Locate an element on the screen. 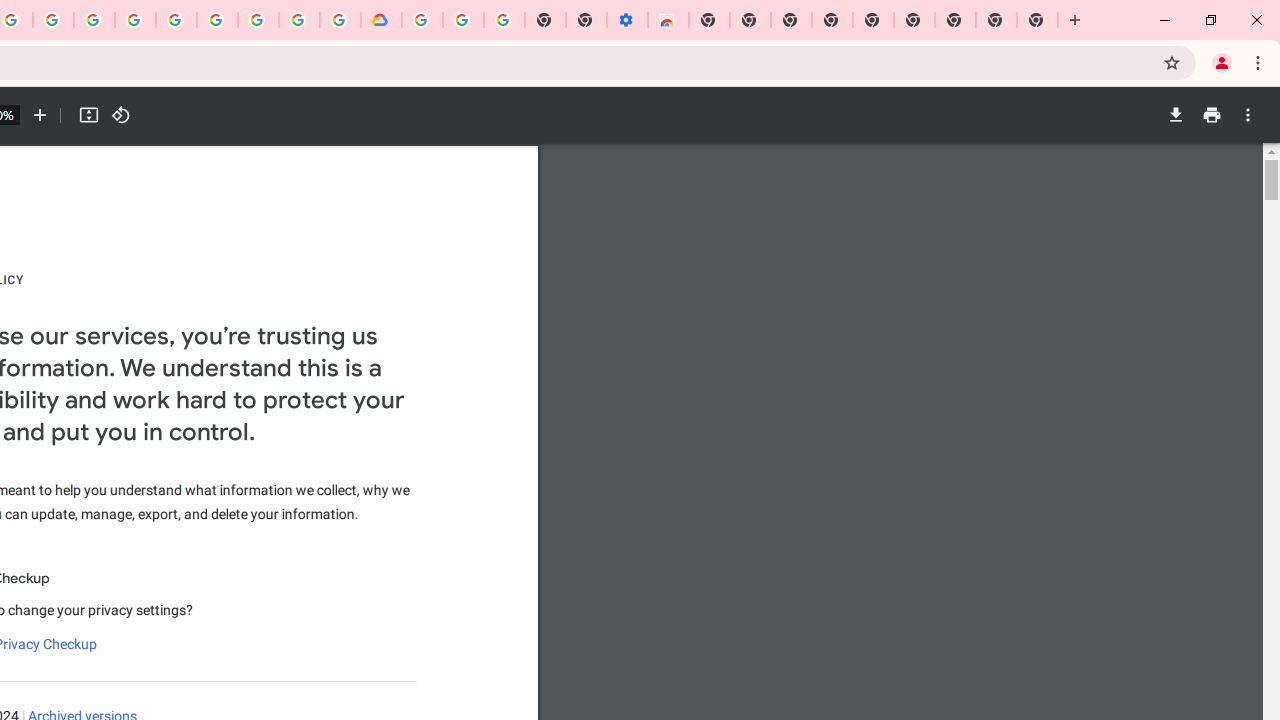 The height and width of the screenshot is (720, 1280). 'Rotate counterclockwise' is located at coordinates (119, 115).